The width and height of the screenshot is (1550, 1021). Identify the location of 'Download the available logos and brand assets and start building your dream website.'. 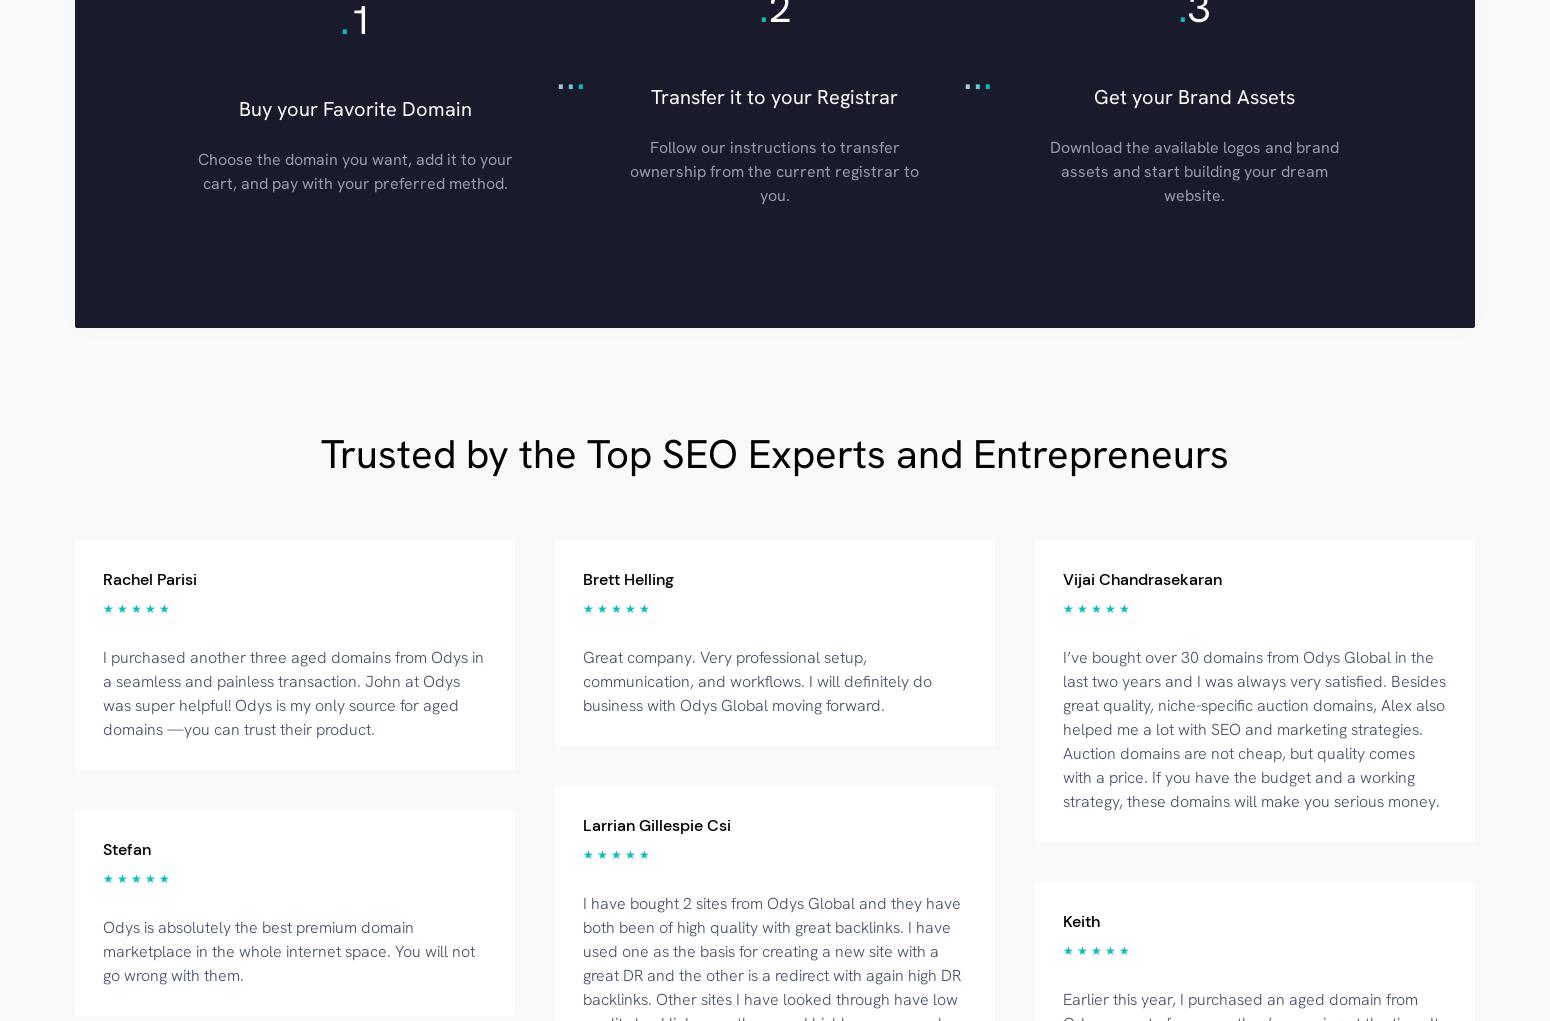
(1193, 169).